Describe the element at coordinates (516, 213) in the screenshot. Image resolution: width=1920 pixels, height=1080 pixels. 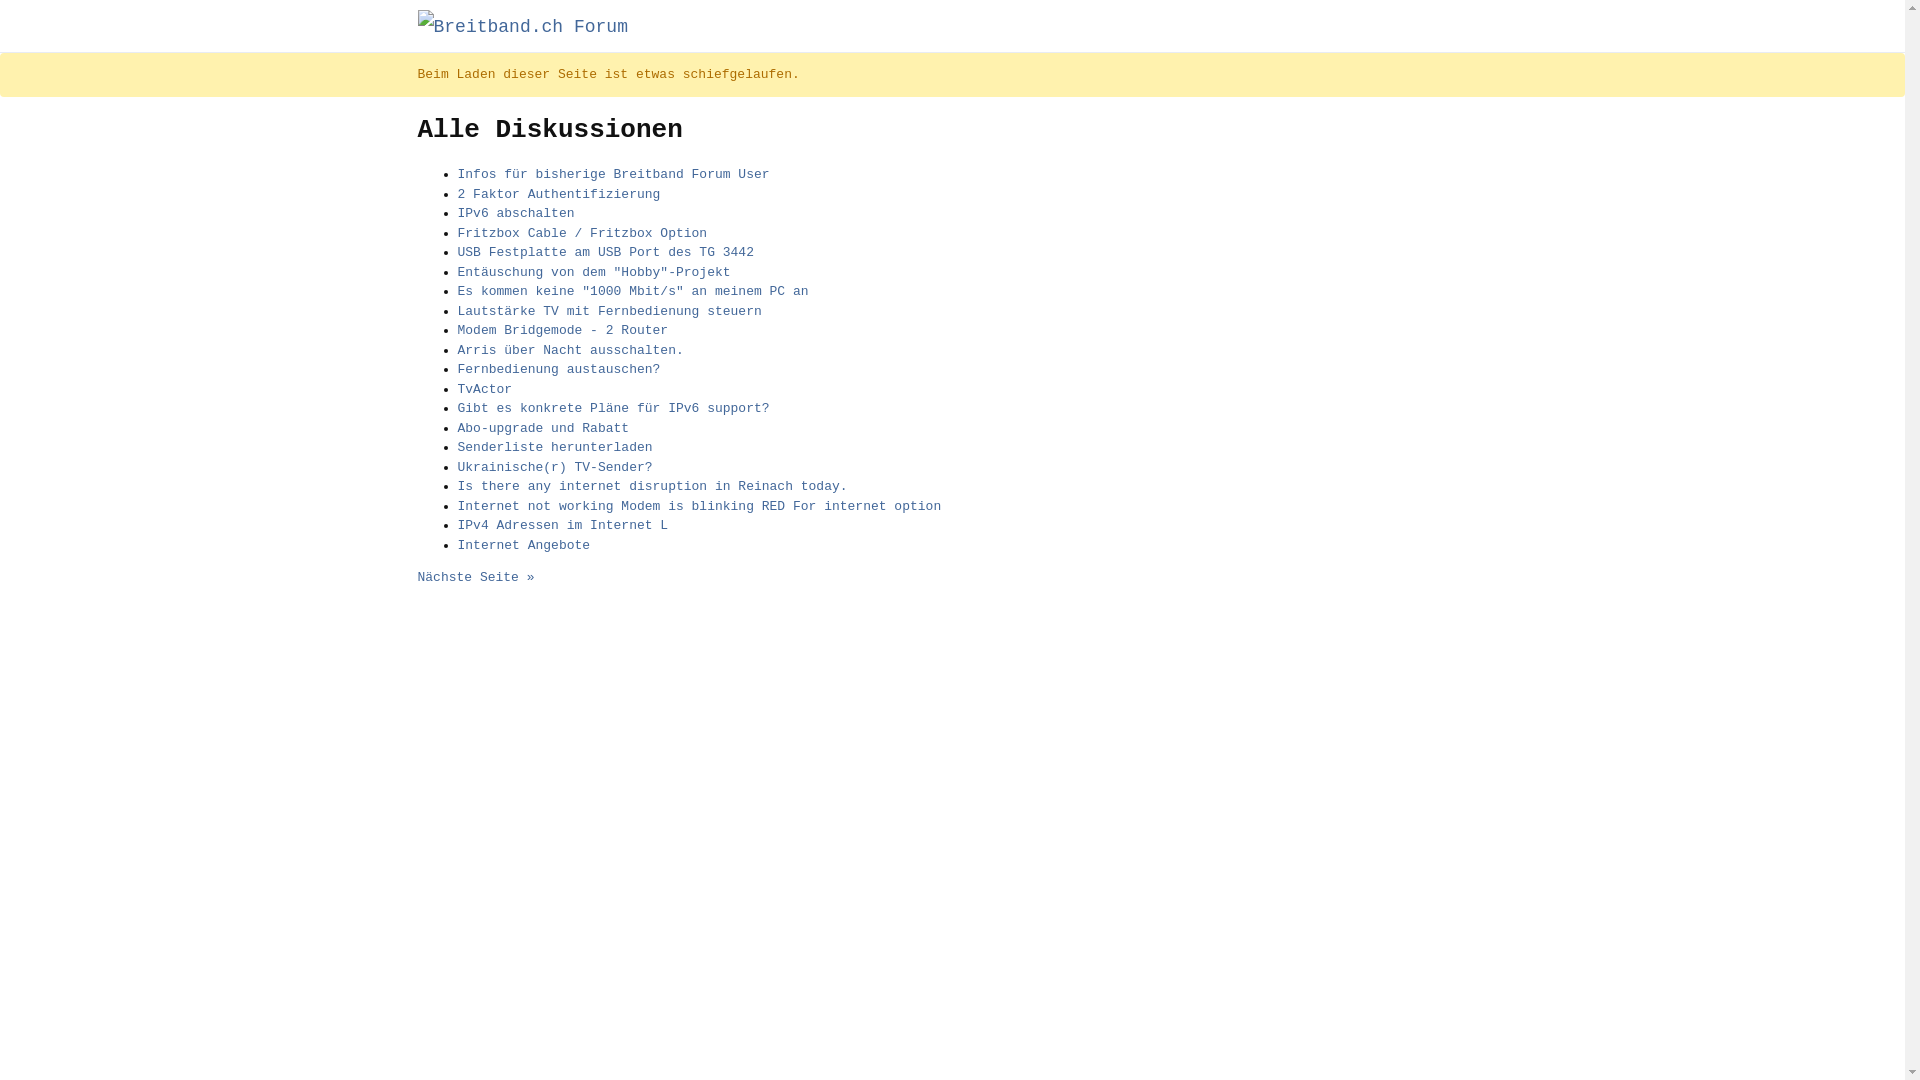
I see `'IPv6 abschalten'` at that location.